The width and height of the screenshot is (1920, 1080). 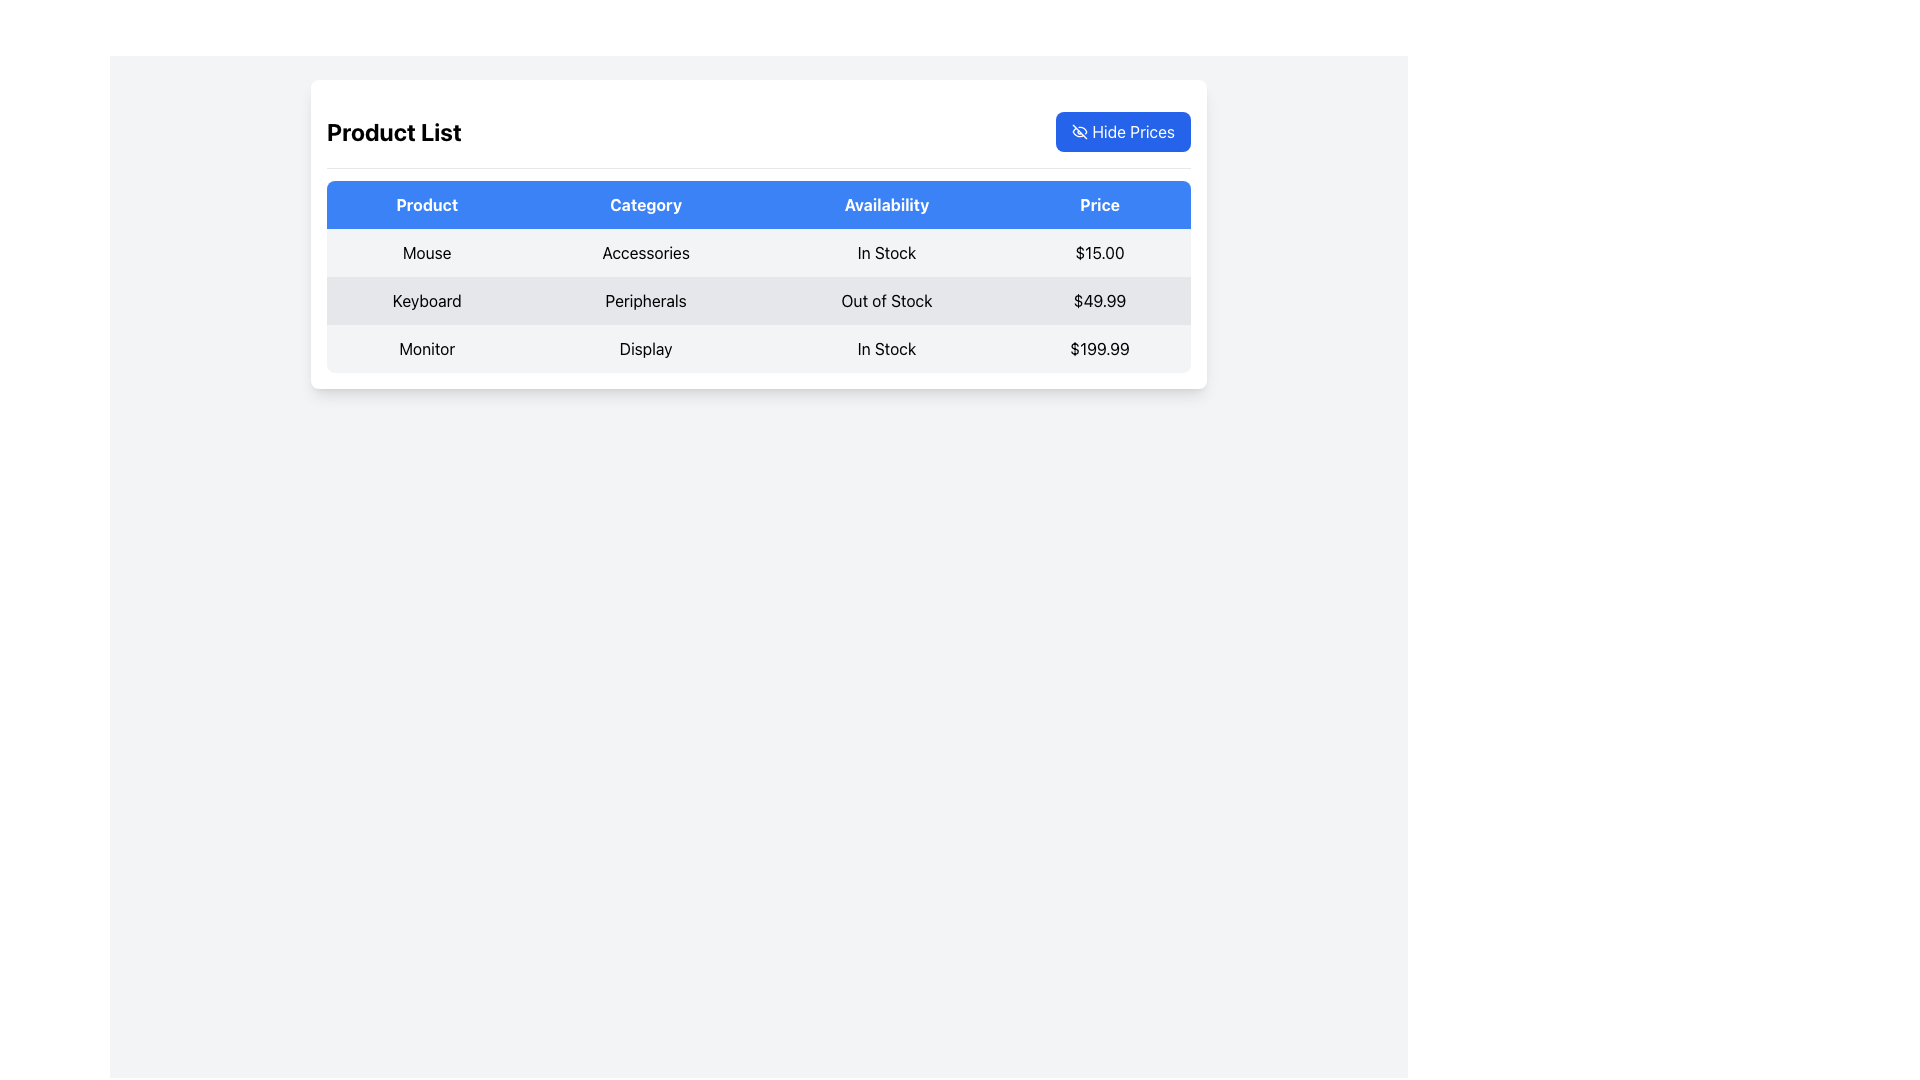 I want to click on information displayed in the third row of the 'Product List' table, which includes product name, category, availability, and price, so click(x=757, y=347).